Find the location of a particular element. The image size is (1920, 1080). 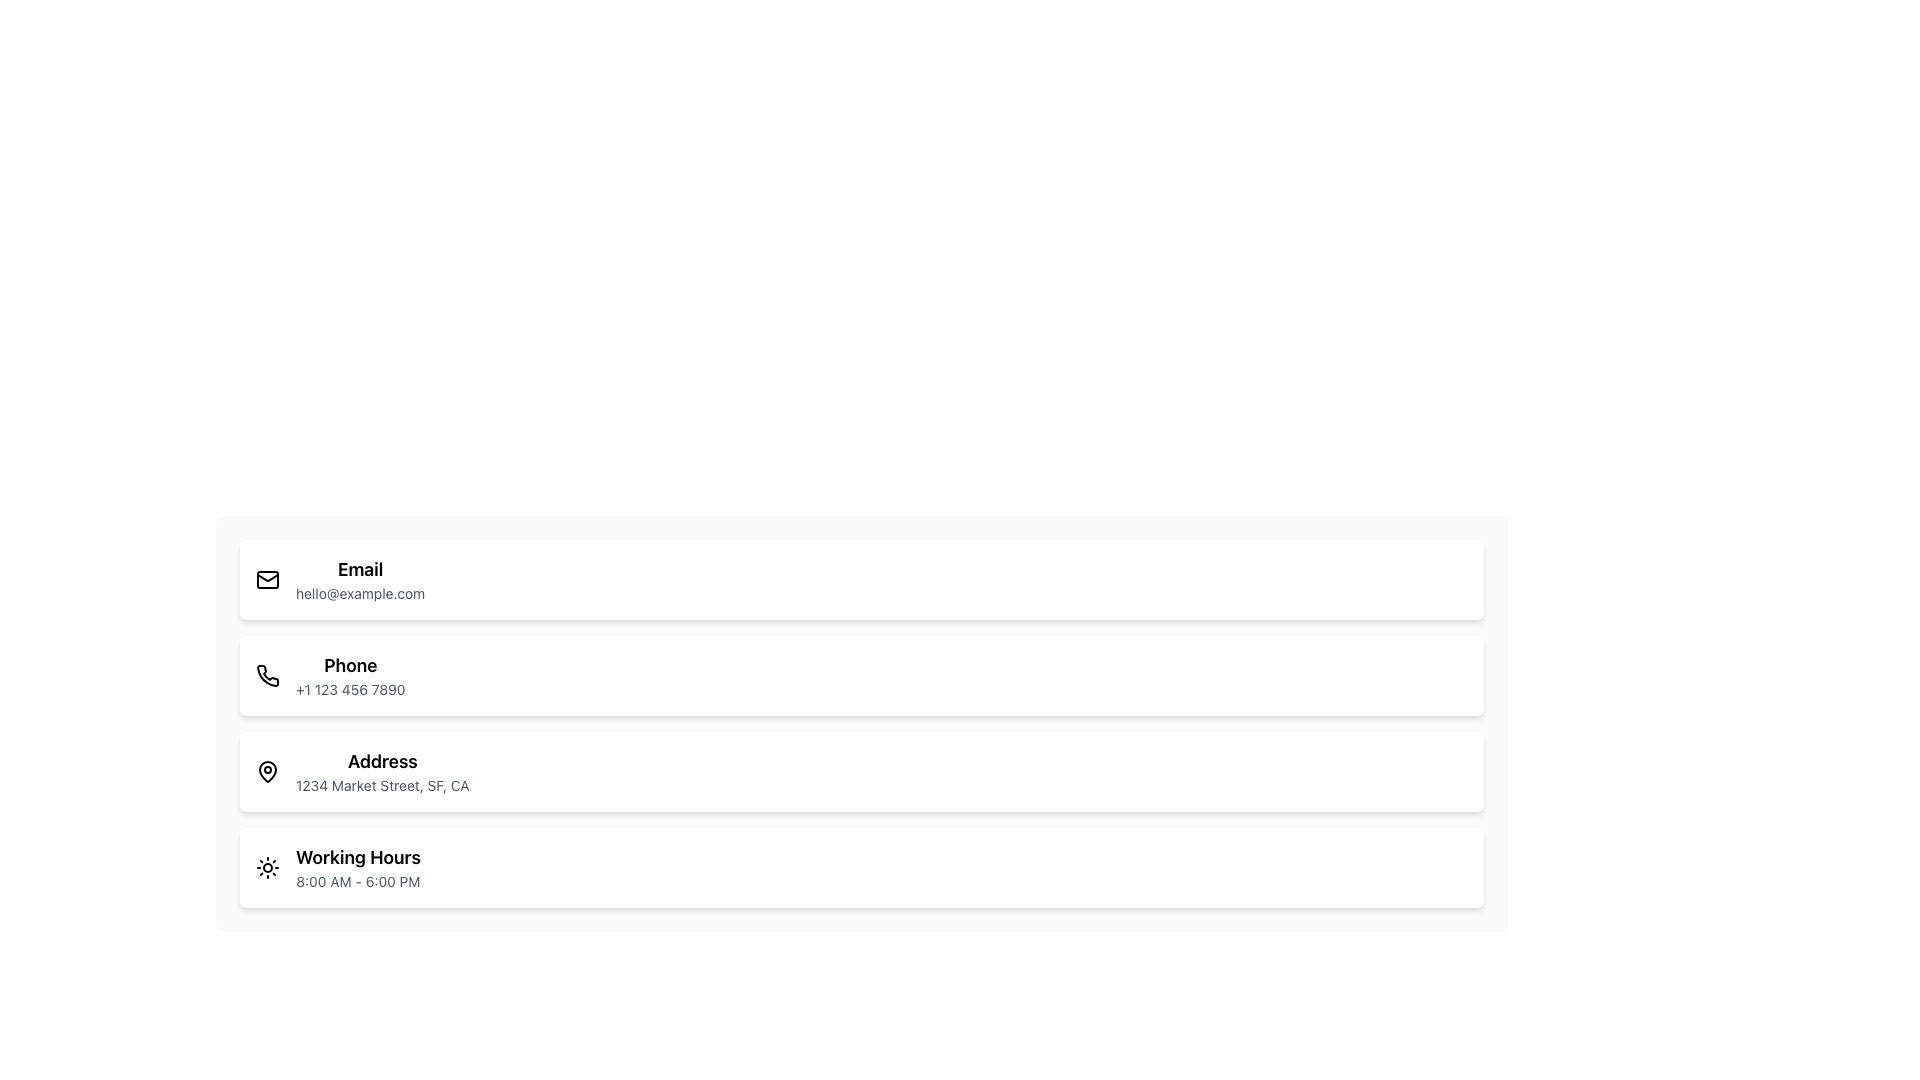

the static text element displaying the email address 'hello@example.com', which is styled in a smaller gray font and located beneath the 'Email' label is located at coordinates (360, 593).